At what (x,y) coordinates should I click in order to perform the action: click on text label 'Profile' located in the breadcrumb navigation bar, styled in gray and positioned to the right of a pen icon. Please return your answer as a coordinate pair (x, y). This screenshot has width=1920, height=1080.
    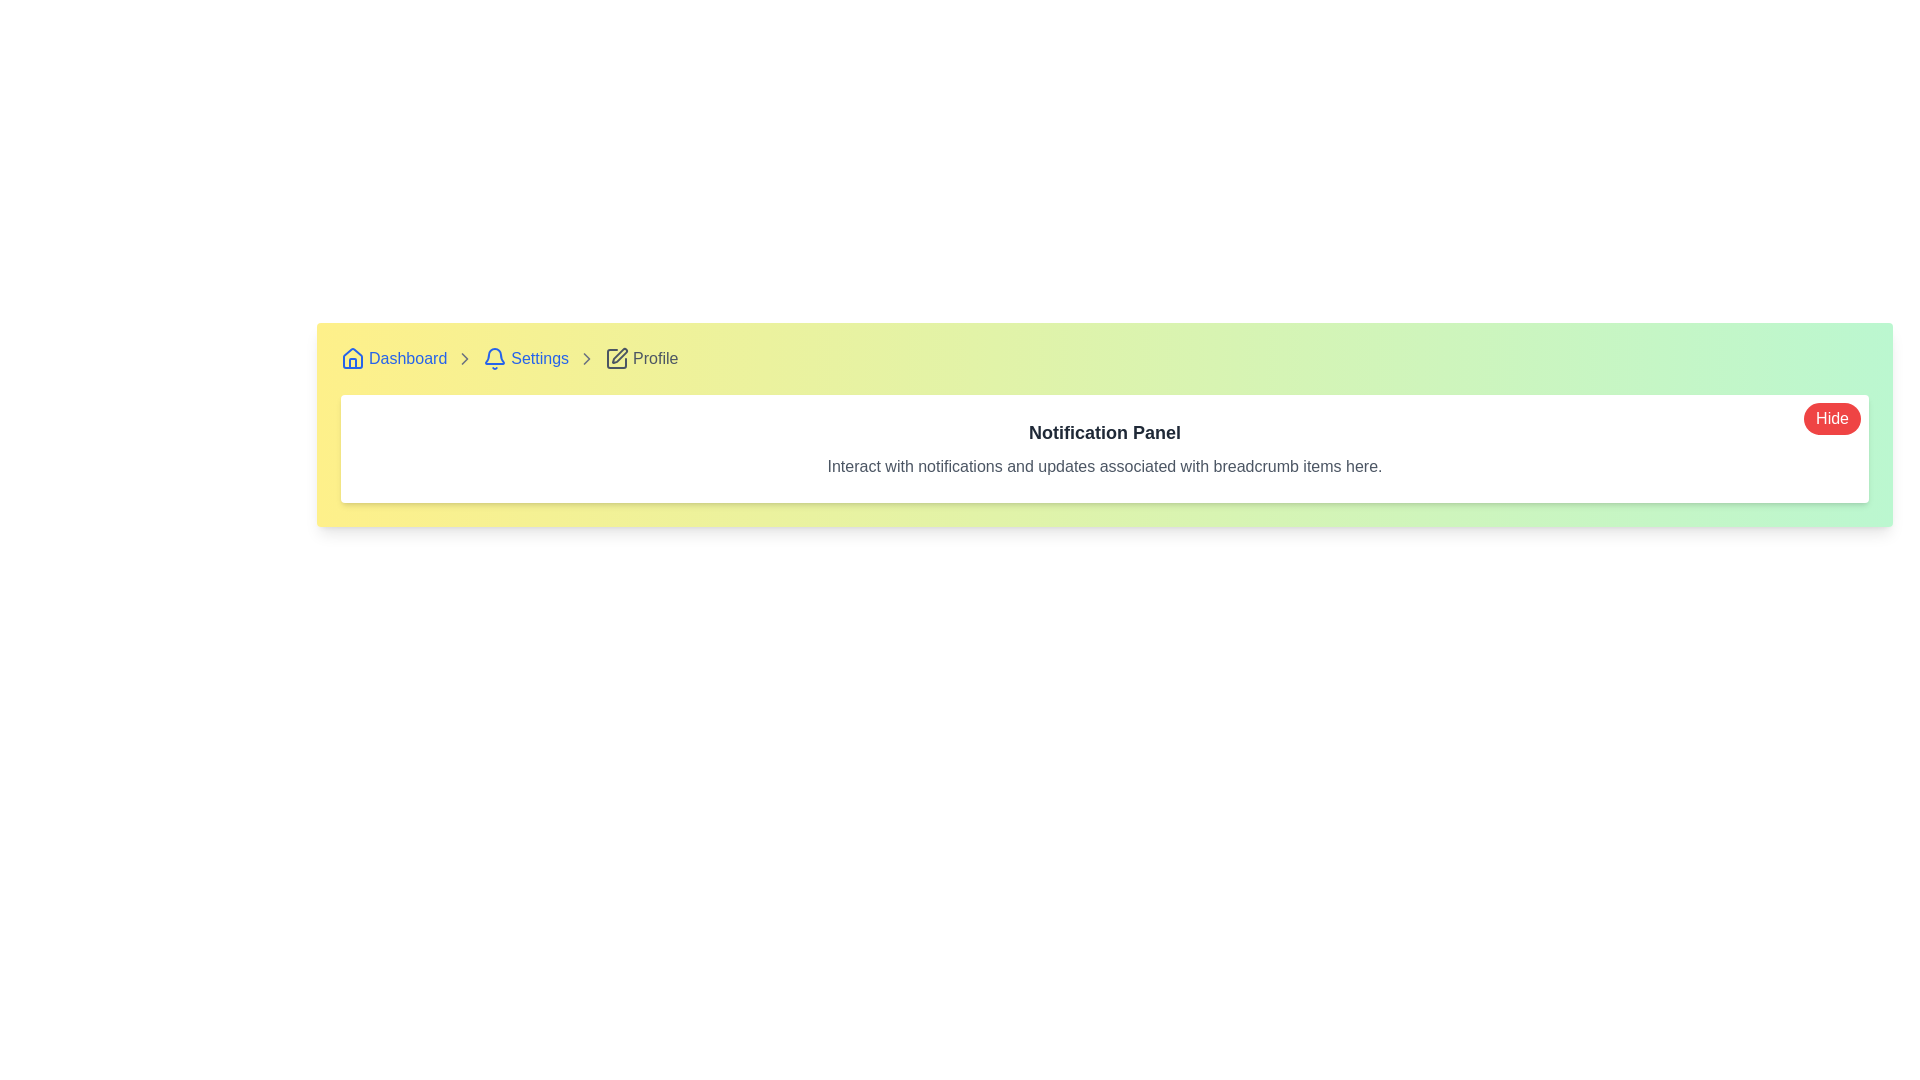
    Looking at the image, I should click on (655, 357).